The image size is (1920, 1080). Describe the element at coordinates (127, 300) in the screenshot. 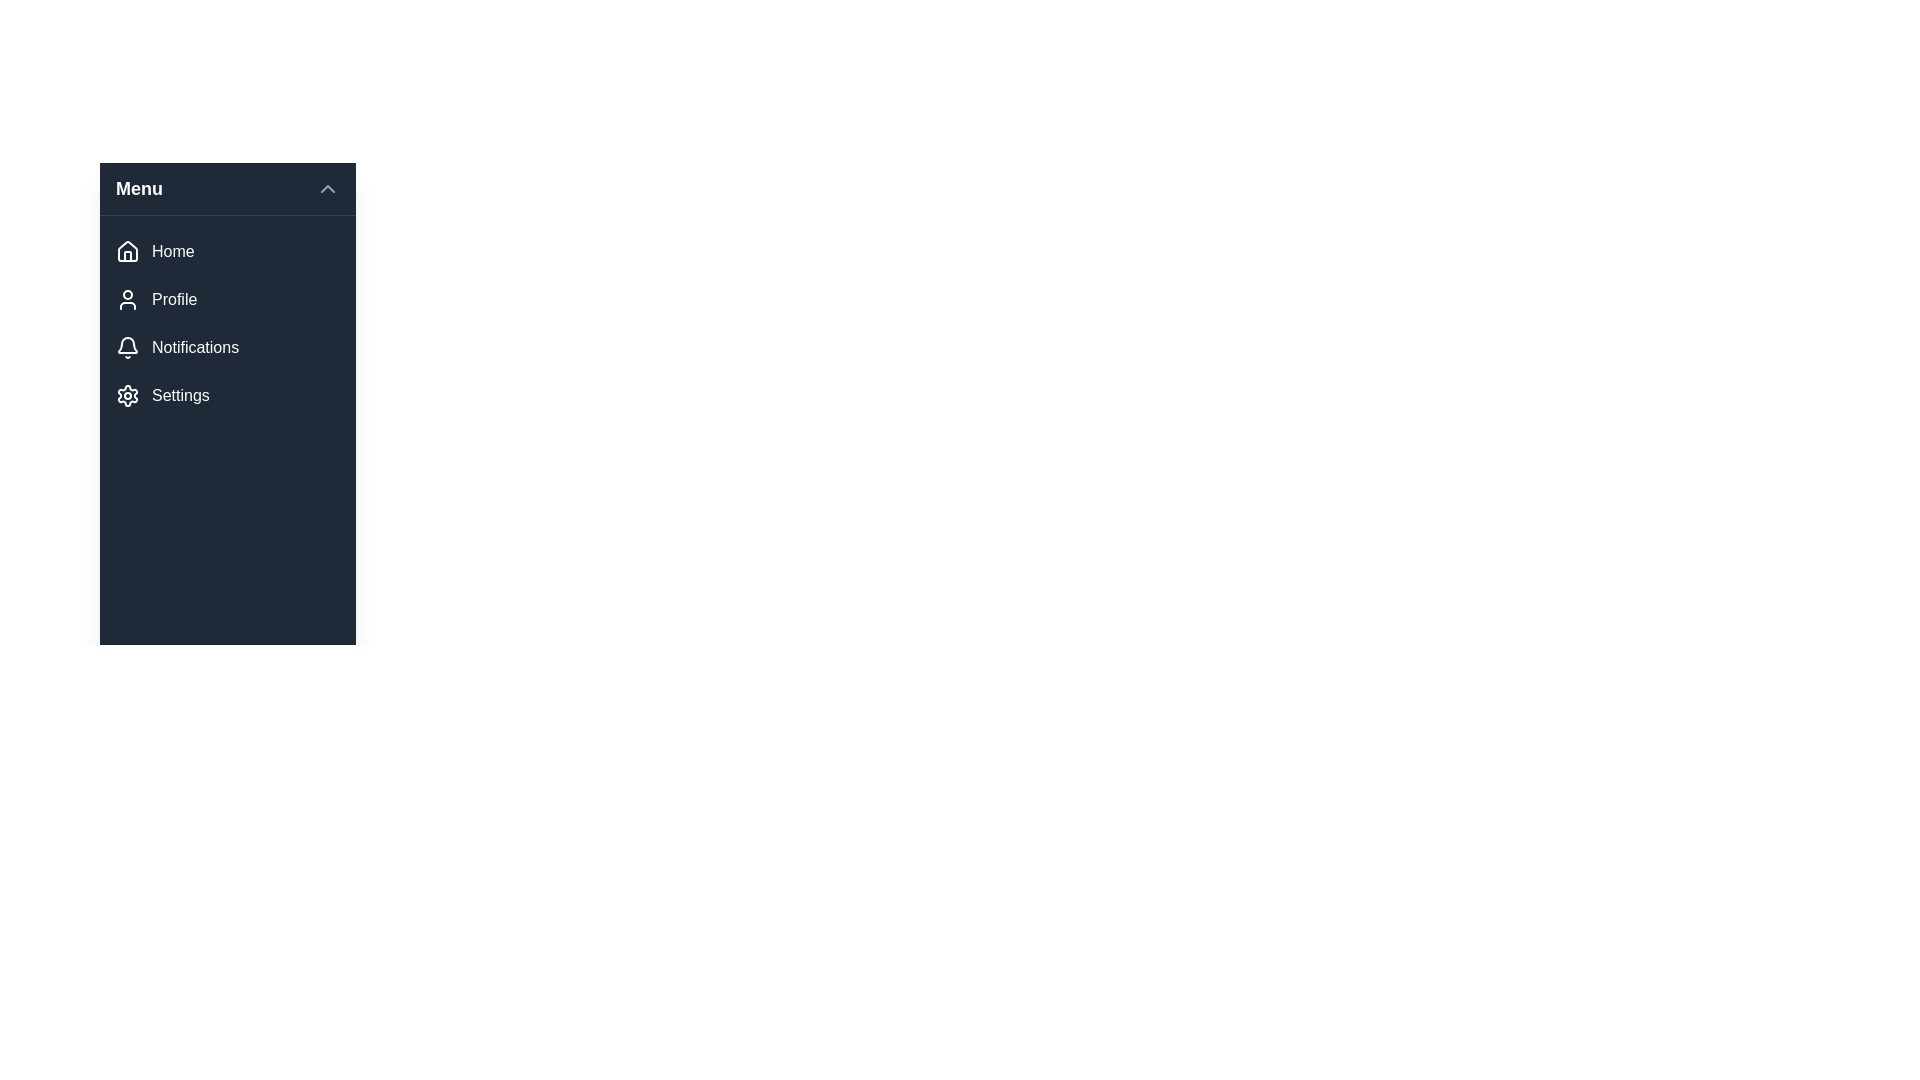

I see `the user profile icon shaped as a simplified human silhouette, which is located next to the text 'Profile' in the vertical navigation menu` at that location.